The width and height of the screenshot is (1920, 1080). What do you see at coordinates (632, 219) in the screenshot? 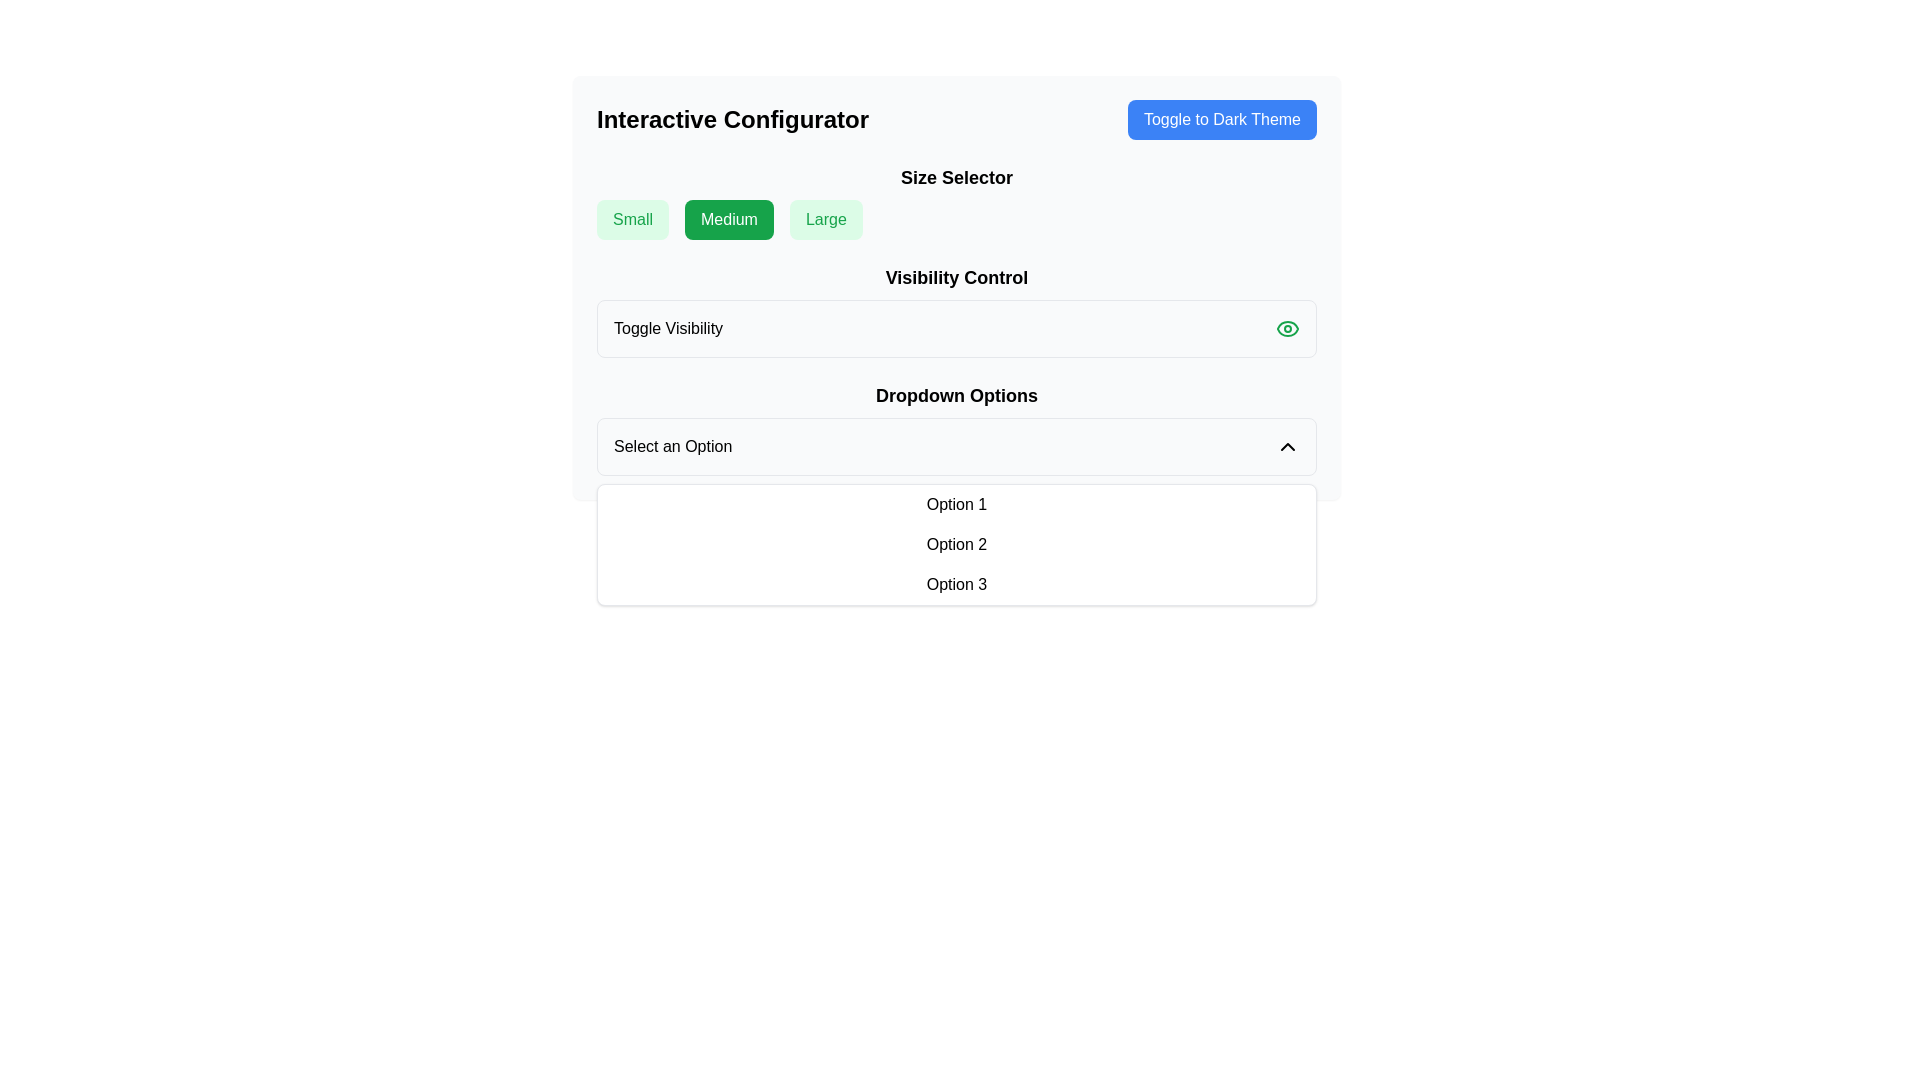
I see `the 'Small' size button with a green label on a light green background, located in the 'Size Selector' section of the UI` at bounding box center [632, 219].